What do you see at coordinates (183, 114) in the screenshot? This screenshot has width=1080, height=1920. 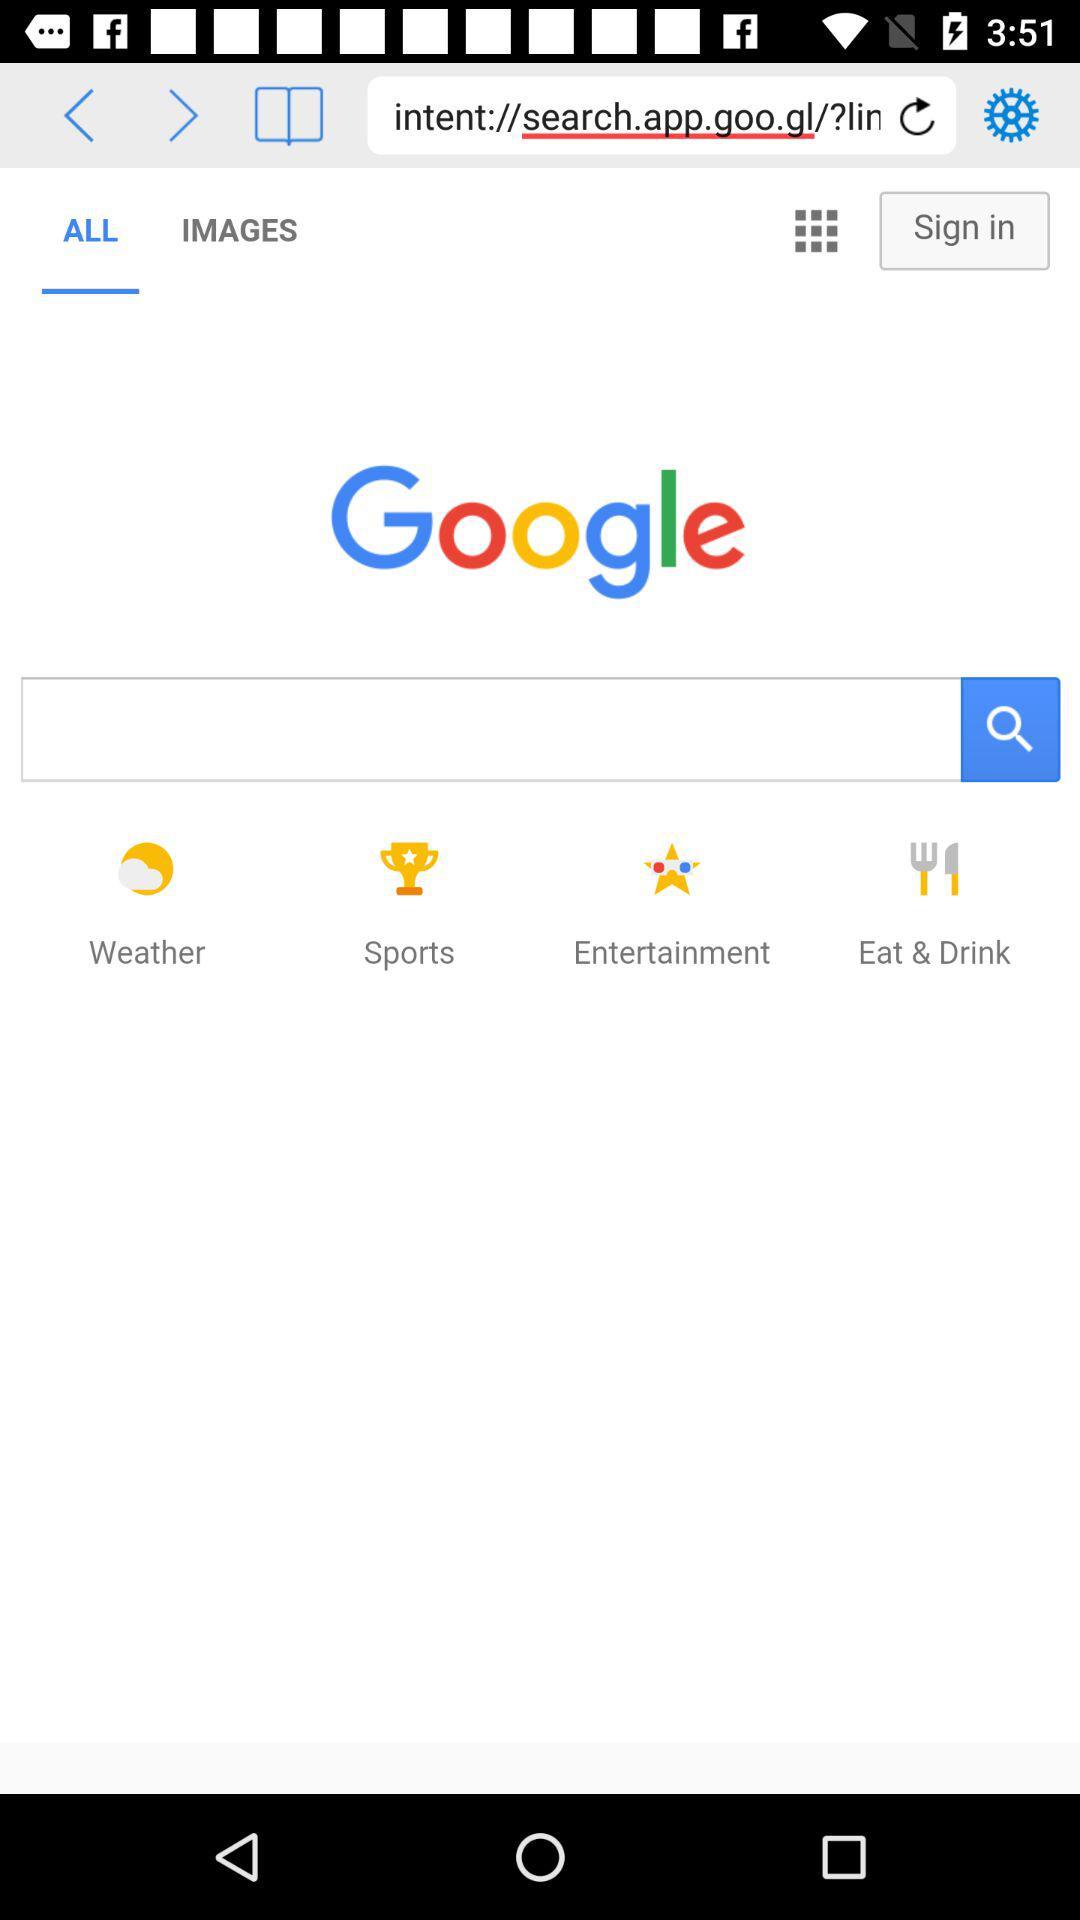 I see `previous` at bounding box center [183, 114].